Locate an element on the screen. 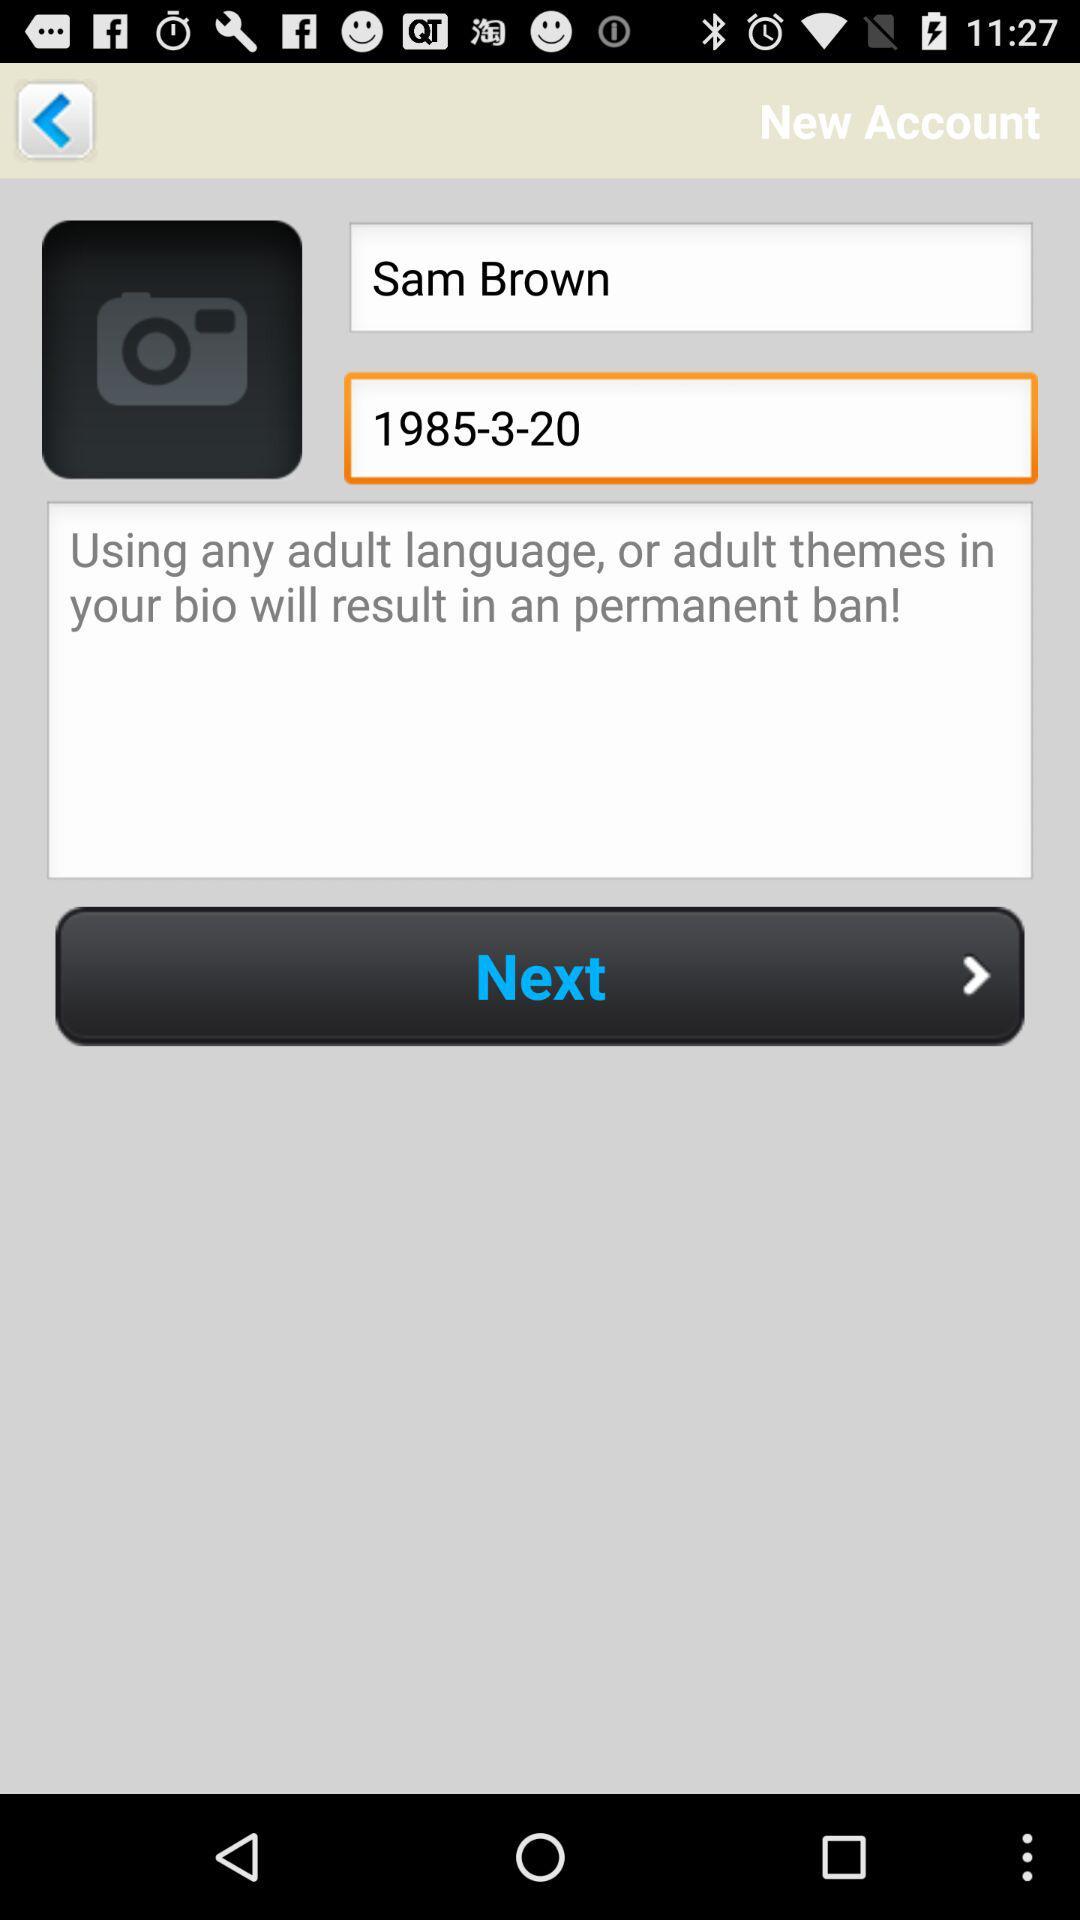 This screenshot has height=1920, width=1080. write a bio is located at coordinates (540, 696).